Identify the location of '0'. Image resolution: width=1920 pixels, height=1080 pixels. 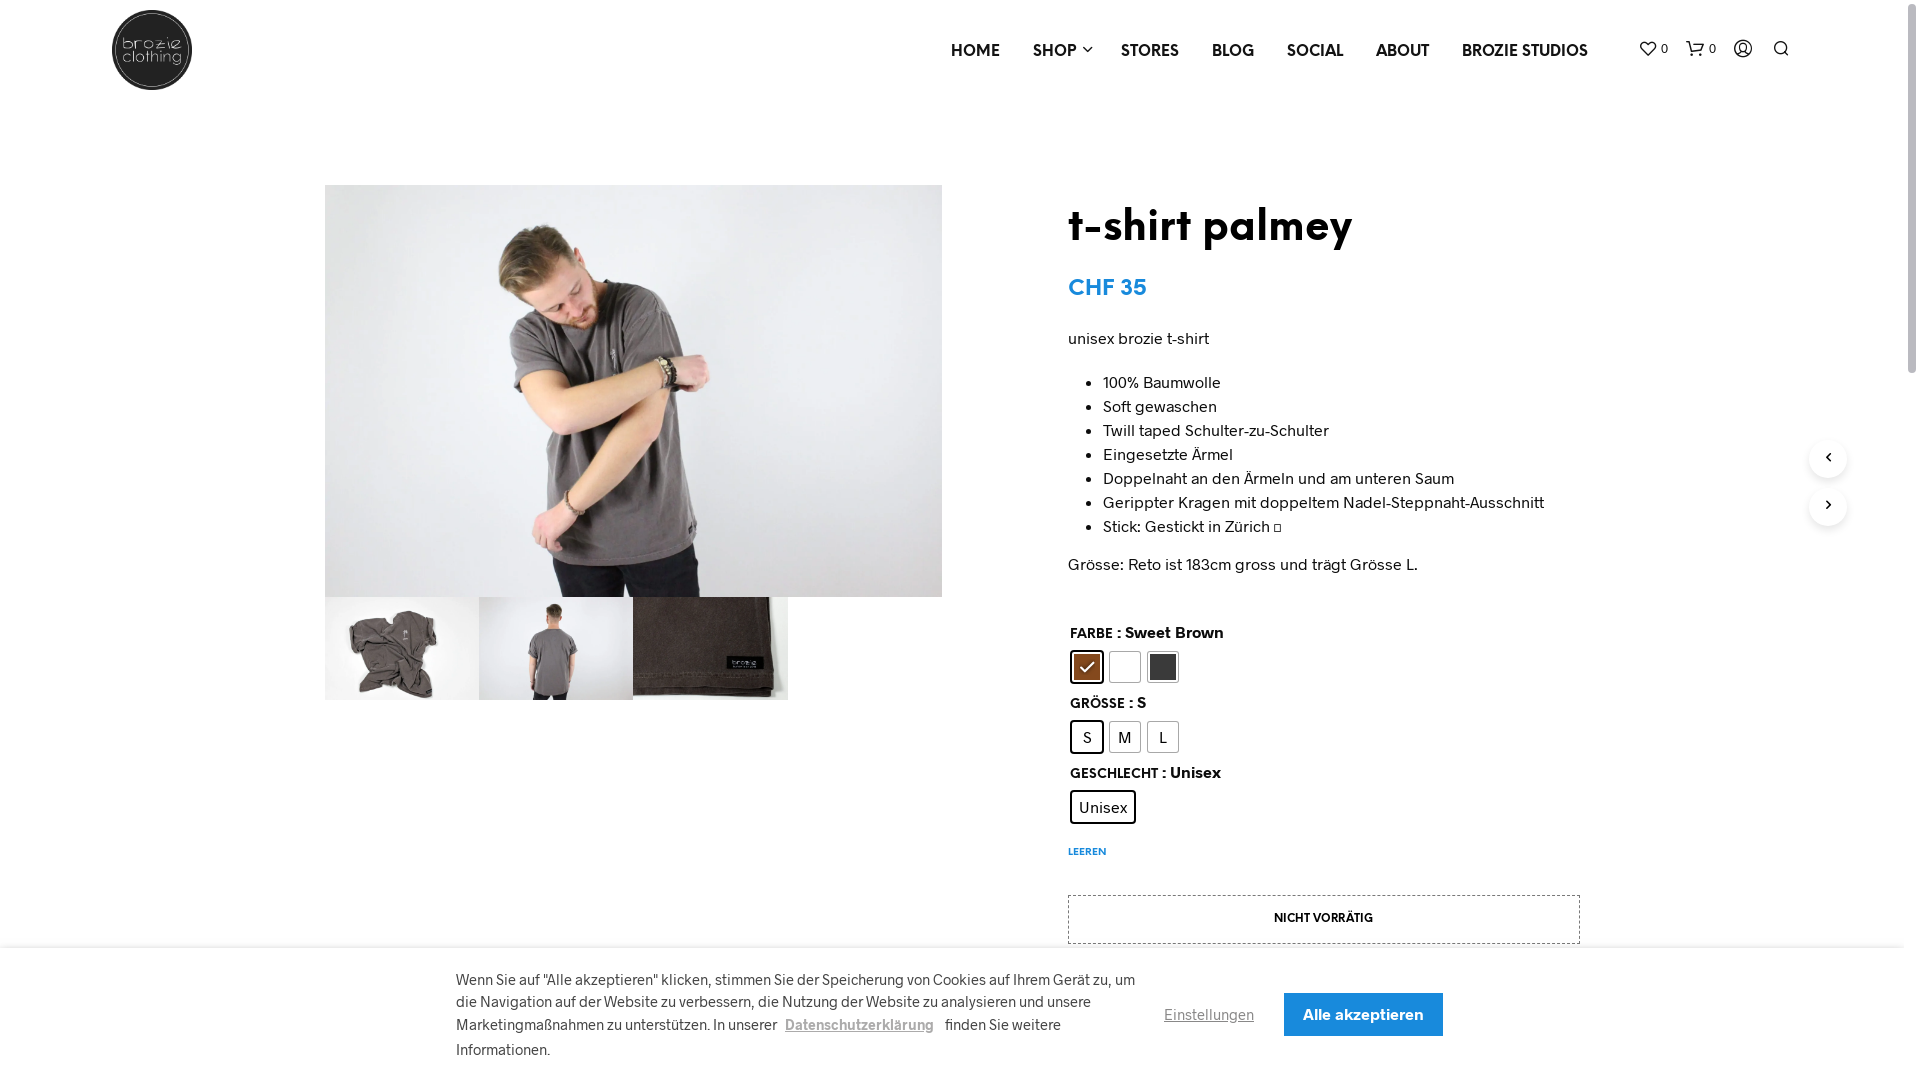
(1699, 48).